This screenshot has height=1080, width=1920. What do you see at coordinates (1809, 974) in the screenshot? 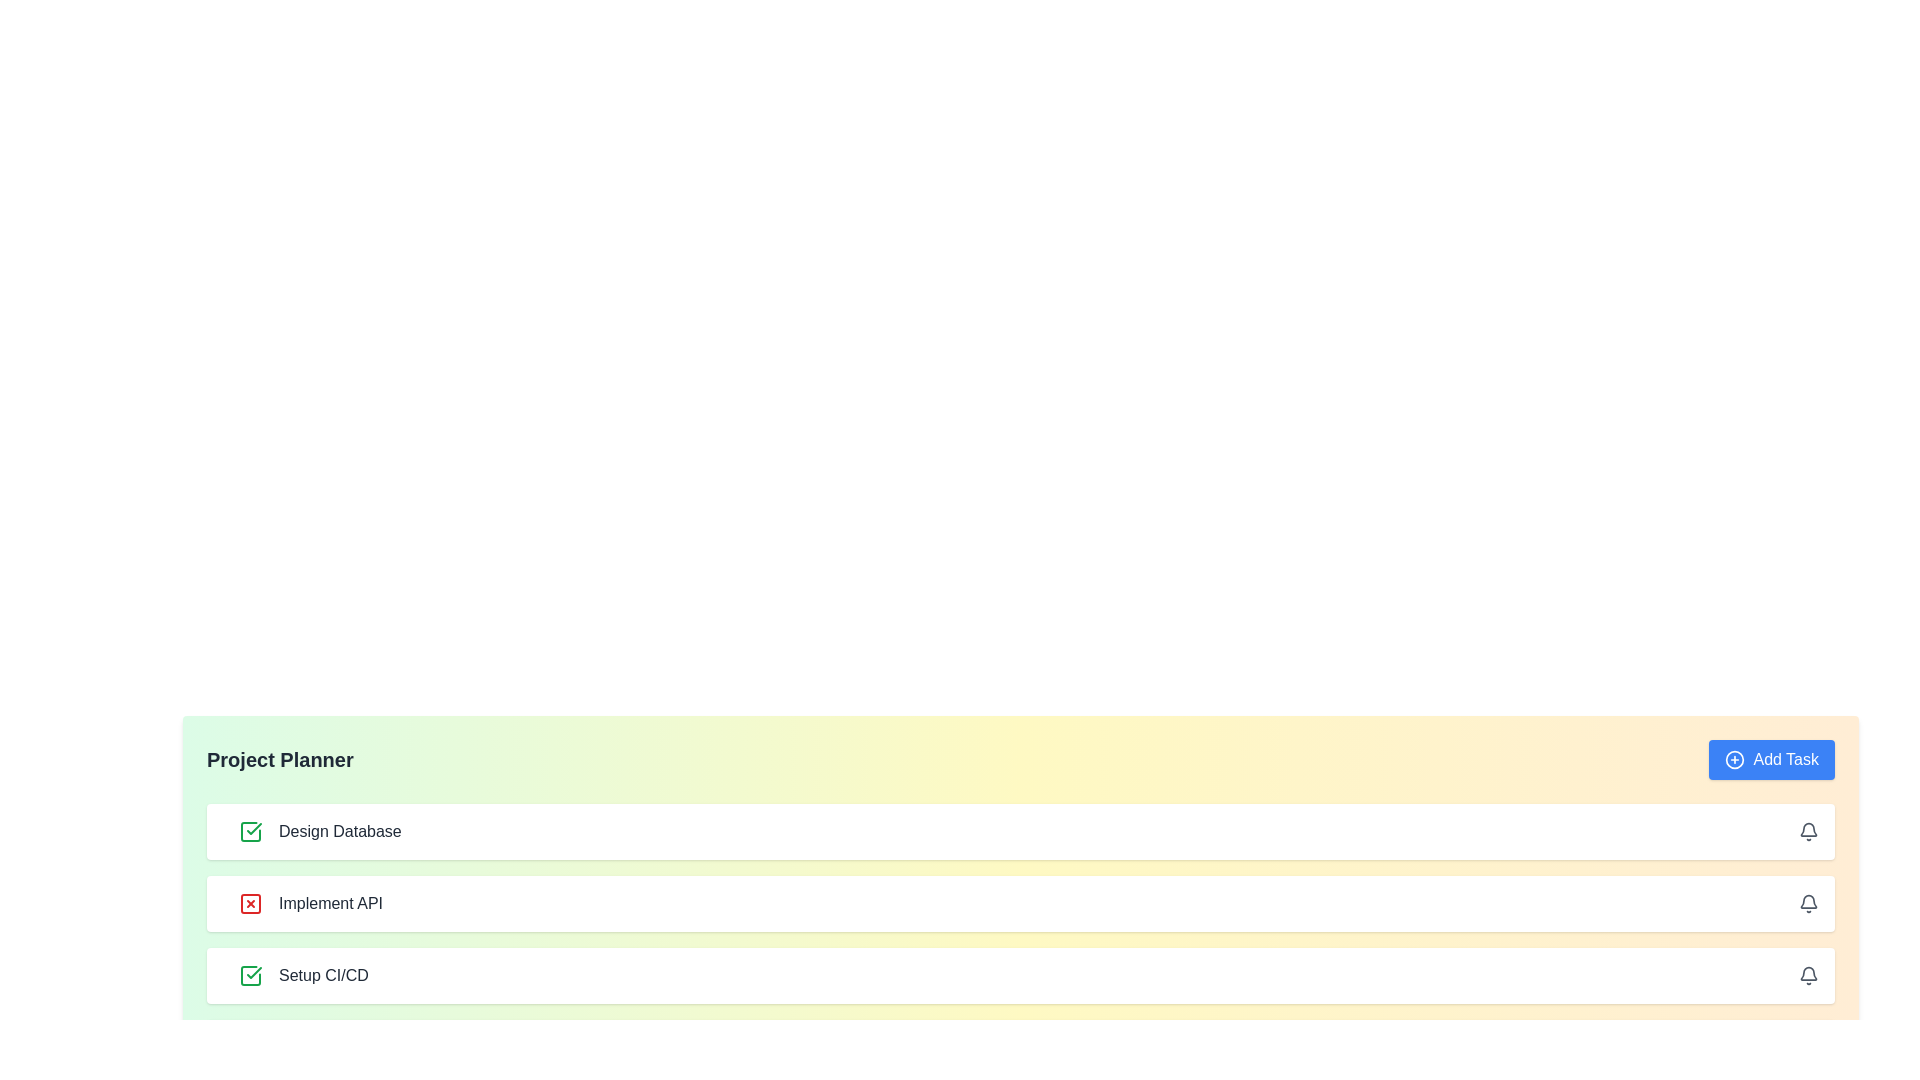
I see `bell icon for the task Setup CI/CD to set or manage notifications` at bounding box center [1809, 974].